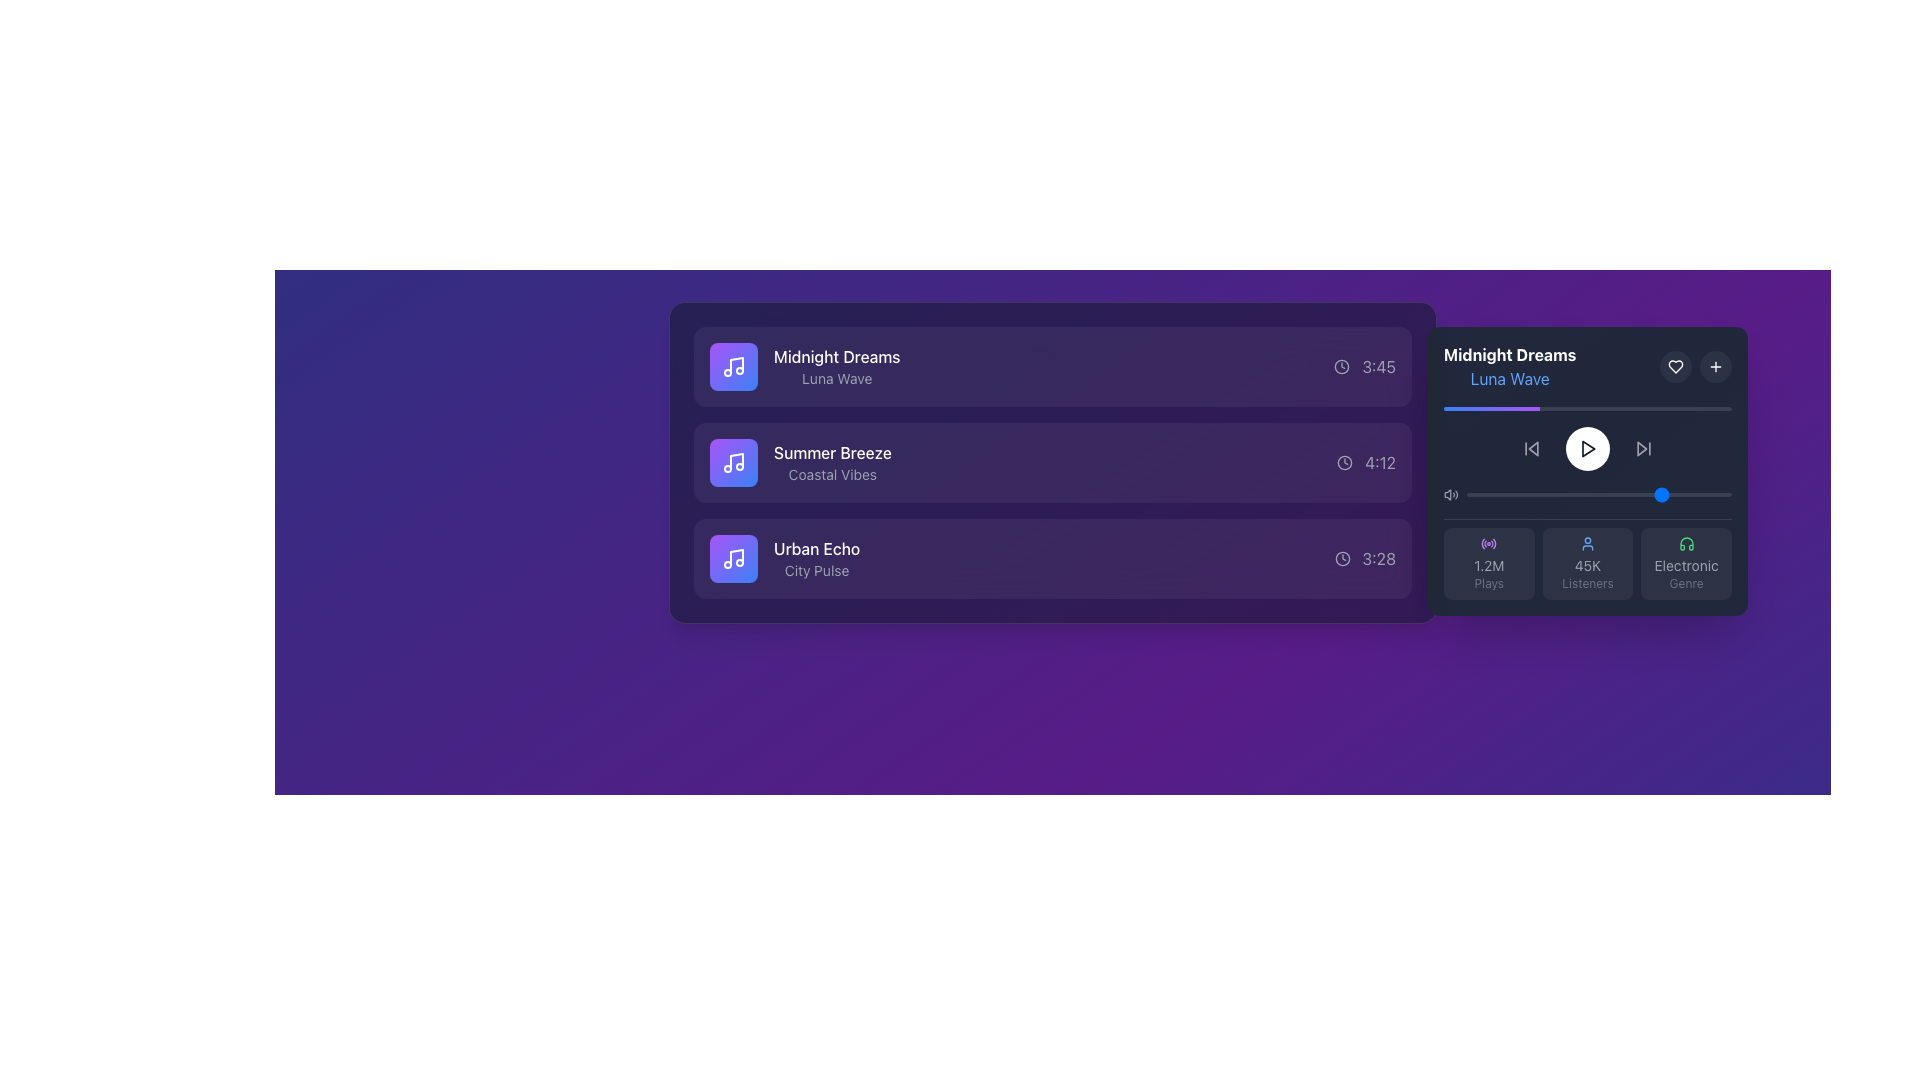 The width and height of the screenshot is (1920, 1080). Describe the element at coordinates (1051, 366) in the screenshot. I see `the first song in the playlist, which is represented by a list item in the left section of the interface` at that location.